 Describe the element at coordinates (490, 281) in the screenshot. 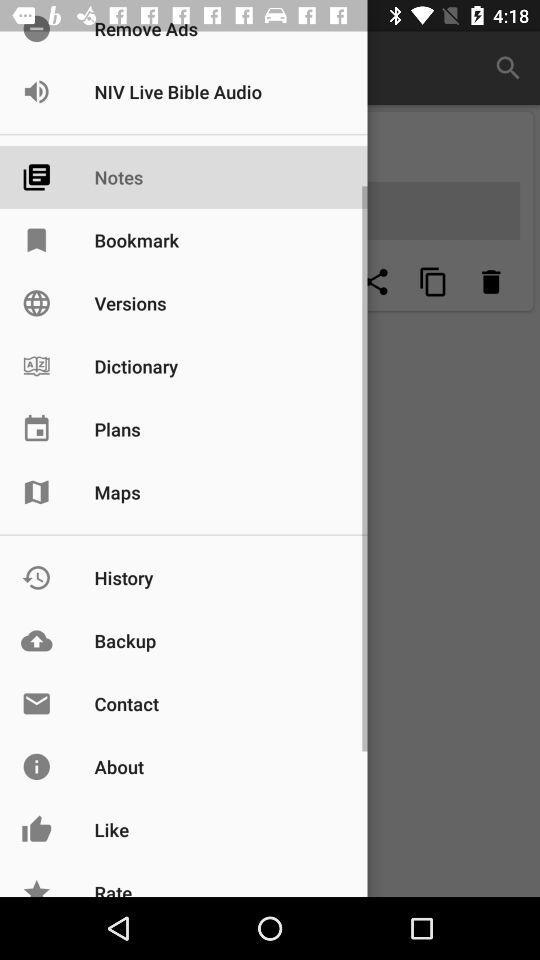

I see `delete the option` at that location.